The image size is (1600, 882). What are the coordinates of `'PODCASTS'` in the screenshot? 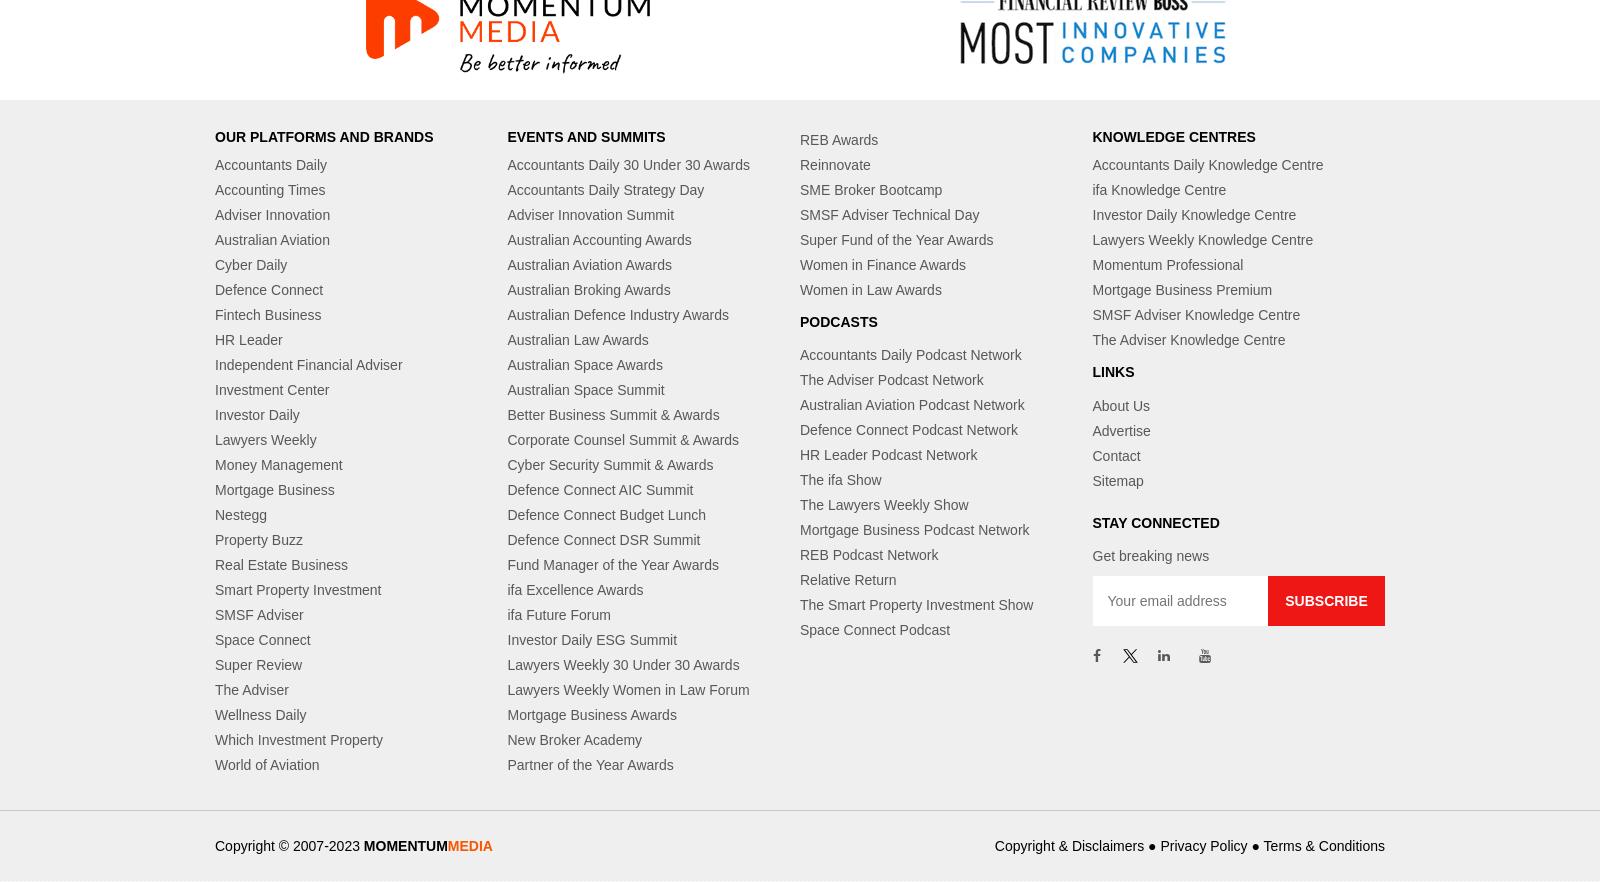 It's located at (837, 320).